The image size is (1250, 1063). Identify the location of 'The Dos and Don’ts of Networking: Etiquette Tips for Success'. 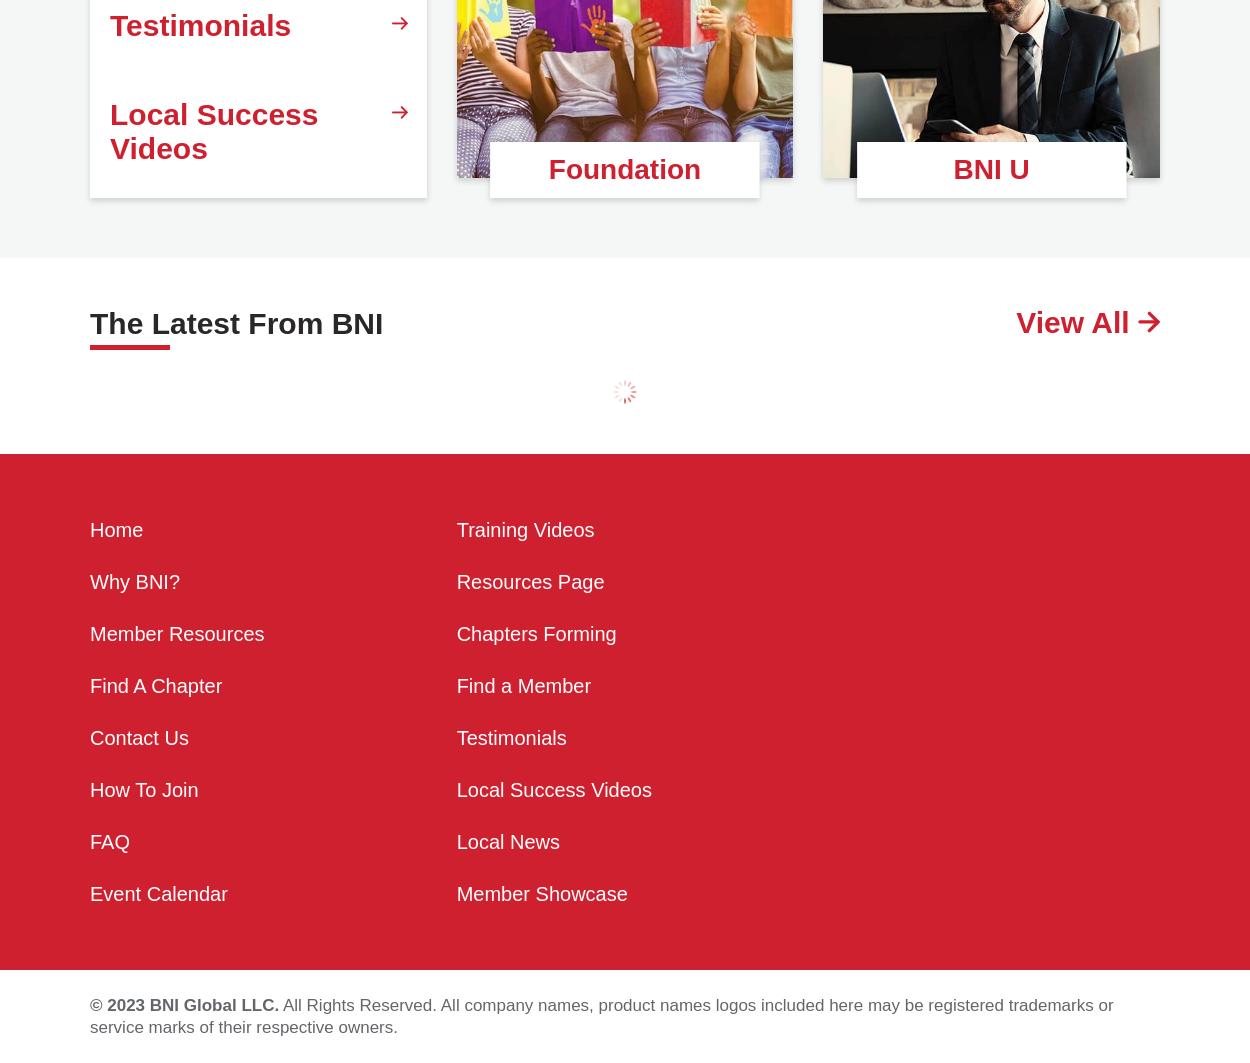
(205, 457).